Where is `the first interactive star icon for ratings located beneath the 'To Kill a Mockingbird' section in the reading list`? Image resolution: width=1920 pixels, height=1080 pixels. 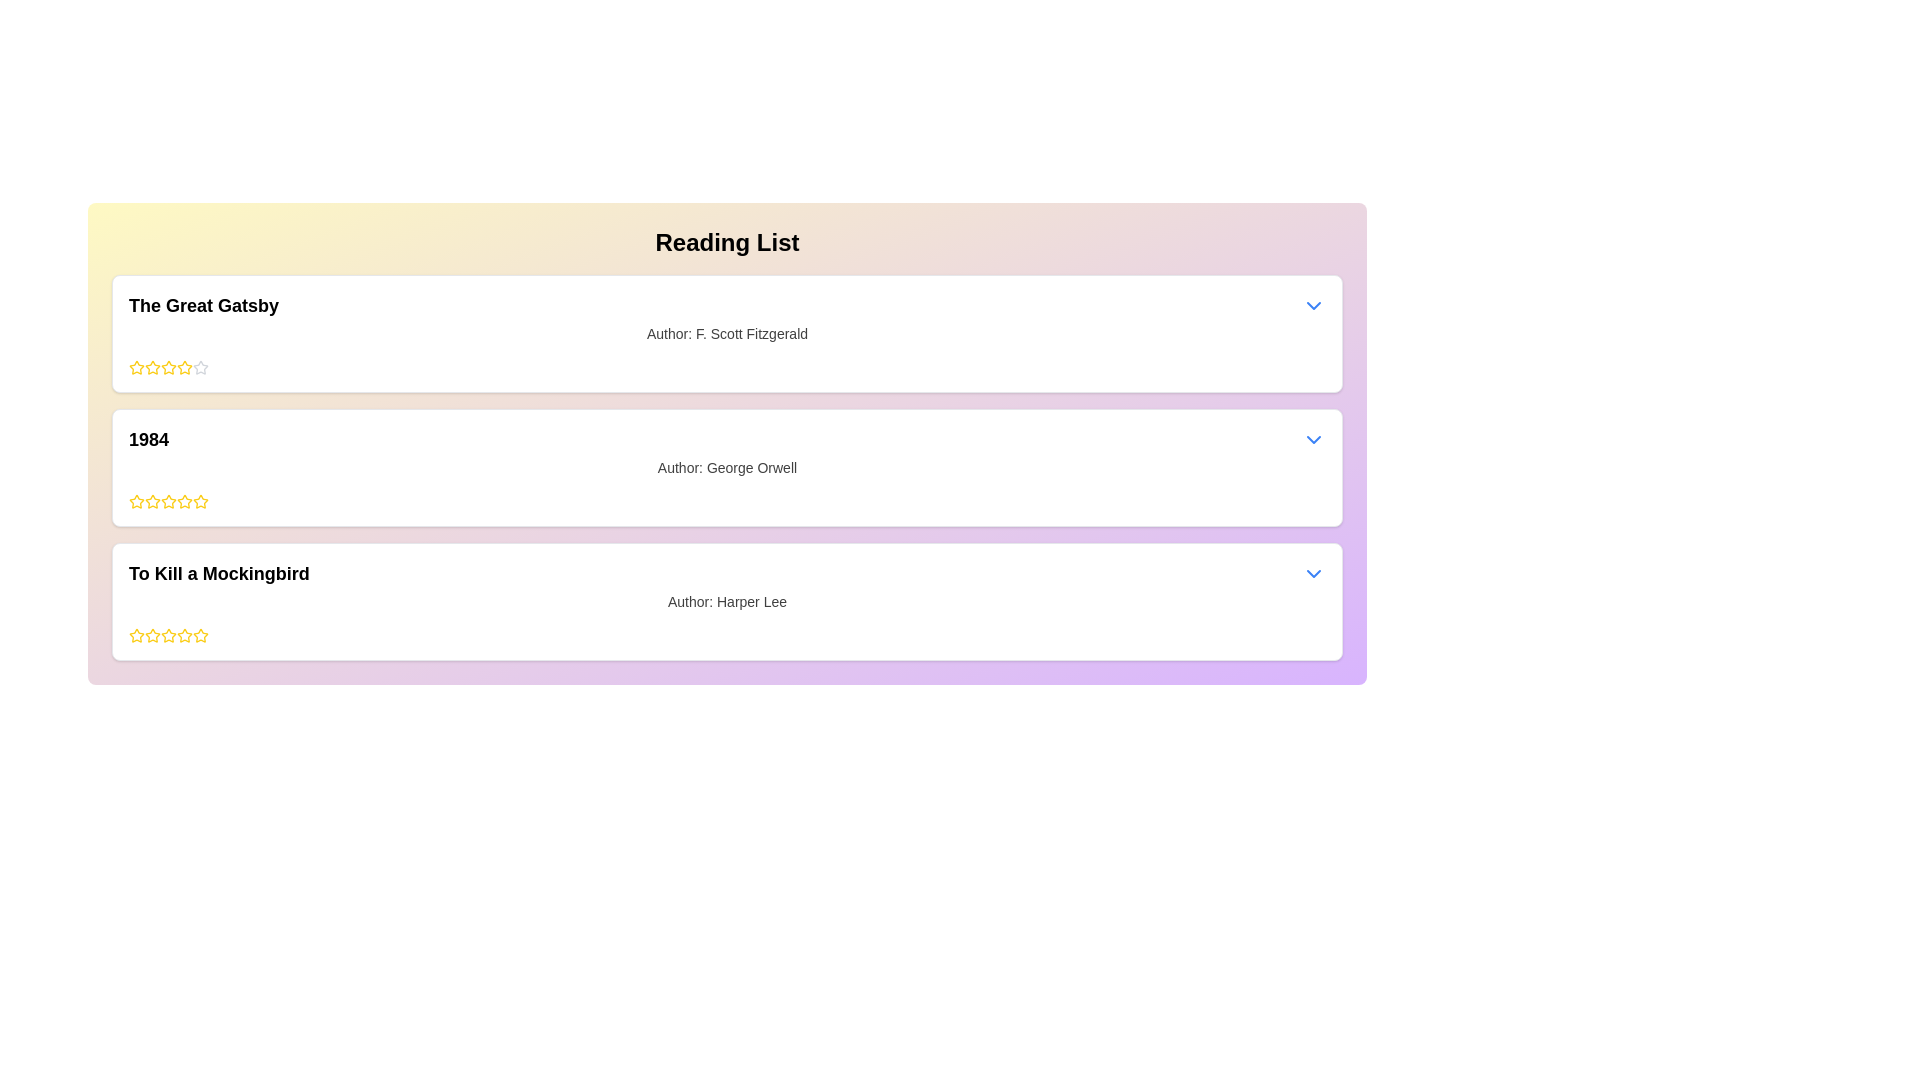 the first interactive star icon for ratings located beneath the 'To Kill a Mockingbird' section in the reading list is located at coordinates (136, 635).